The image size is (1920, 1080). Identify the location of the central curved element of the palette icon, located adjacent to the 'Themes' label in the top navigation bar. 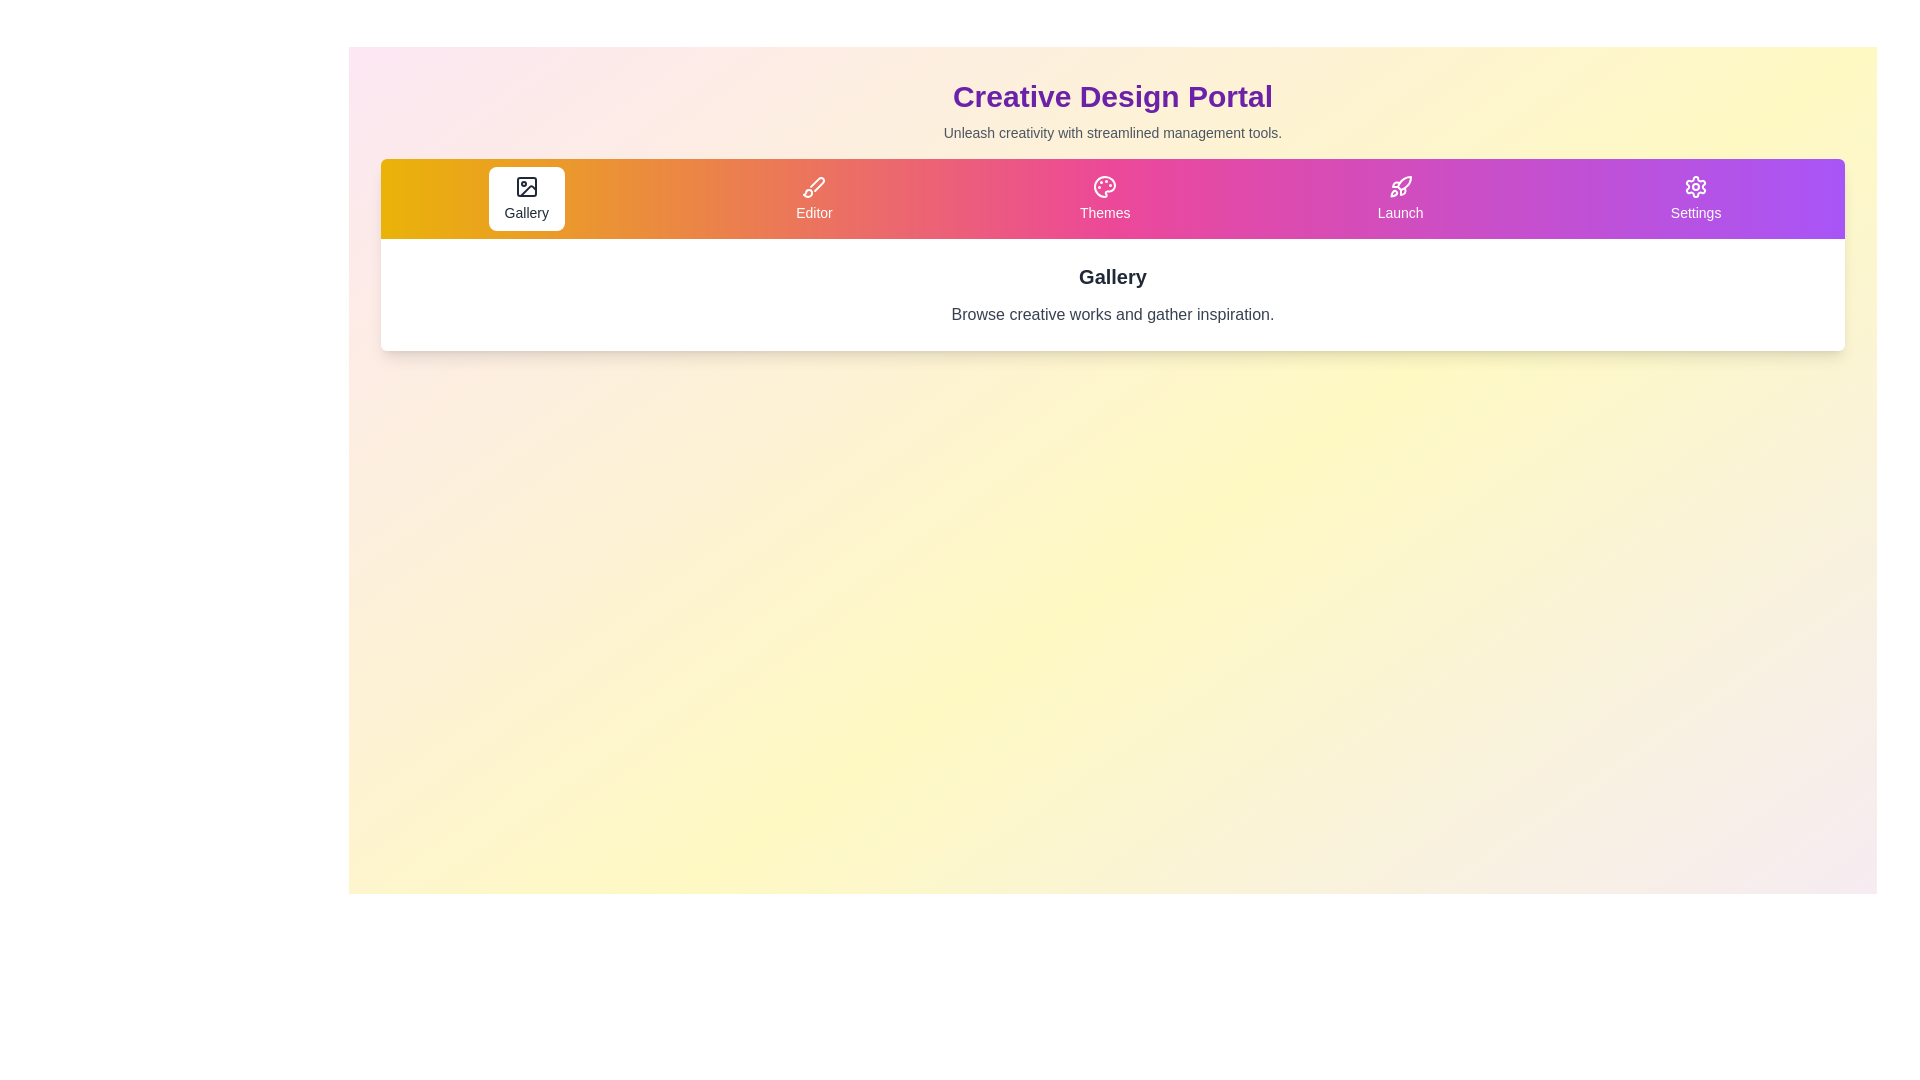
(1104, 186).